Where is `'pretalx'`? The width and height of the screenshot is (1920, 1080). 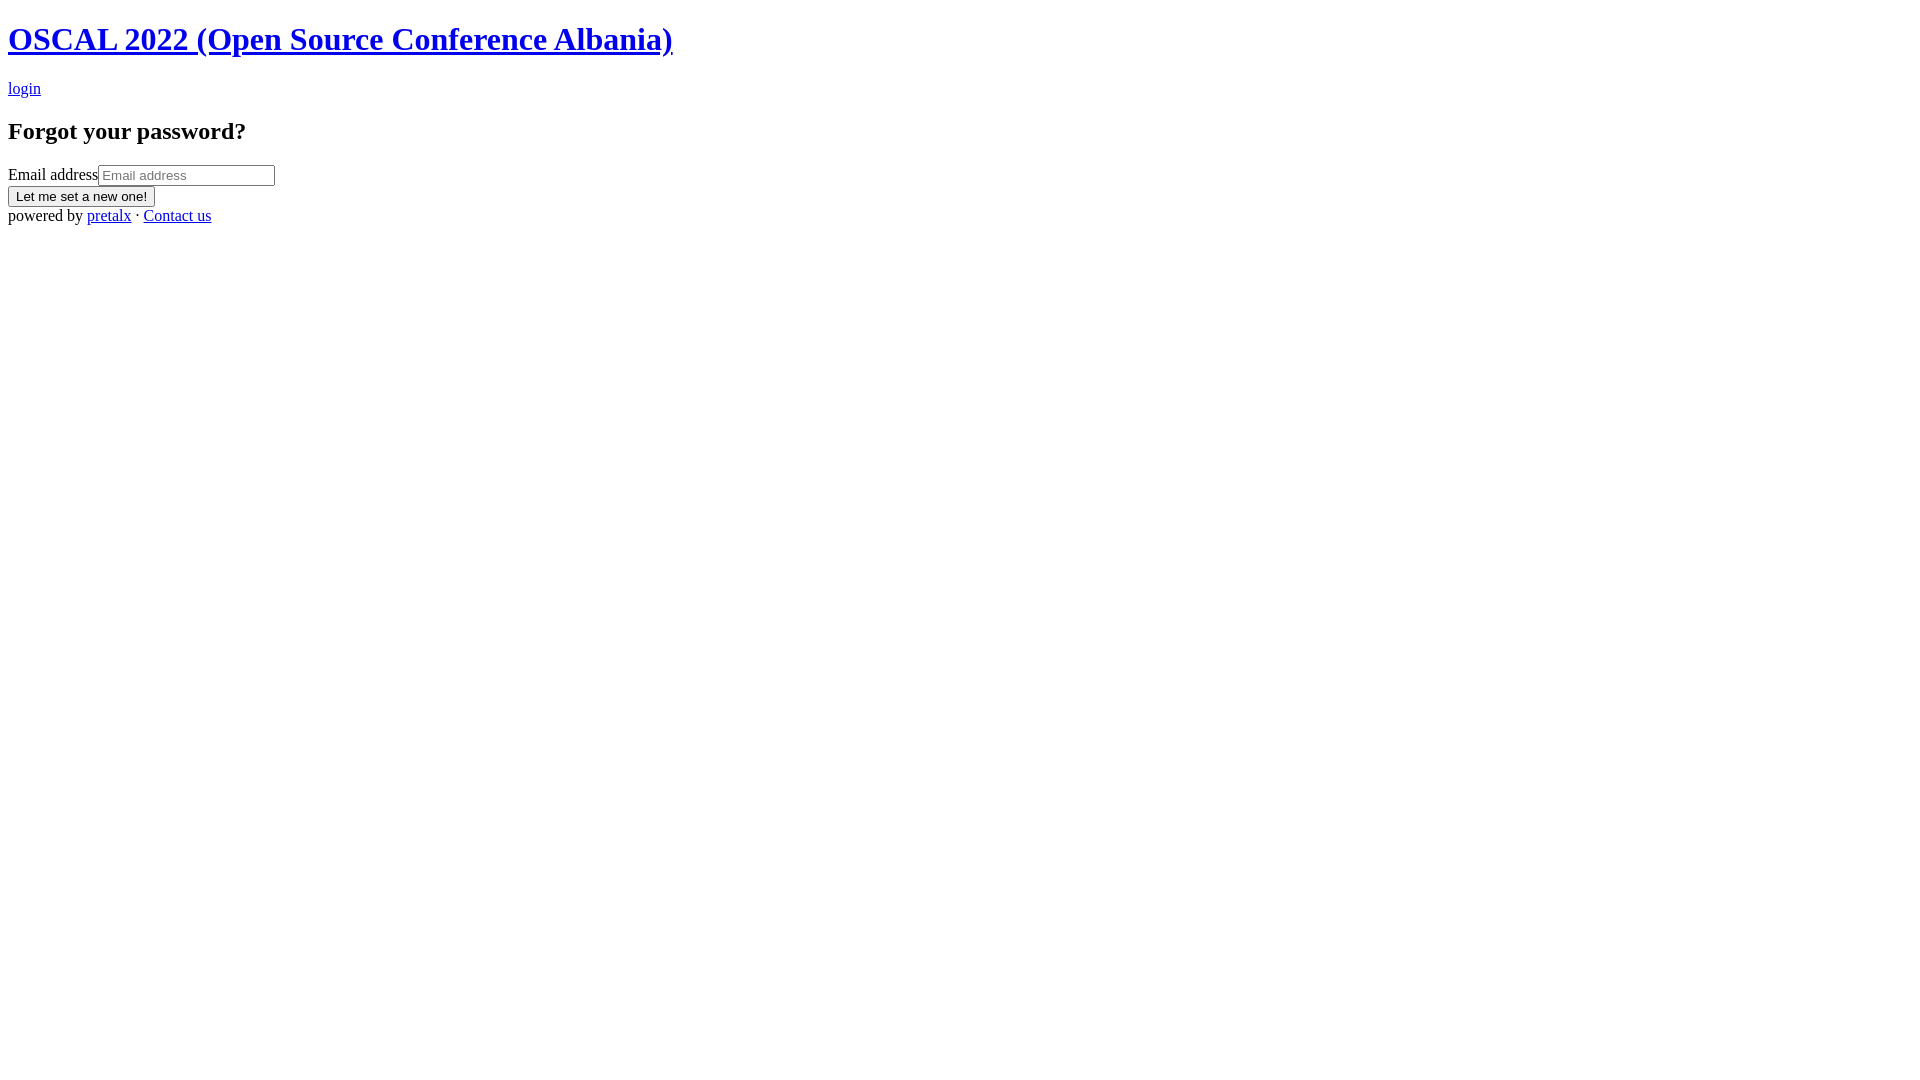 'pretalx' is located at coordinates (108, 215).